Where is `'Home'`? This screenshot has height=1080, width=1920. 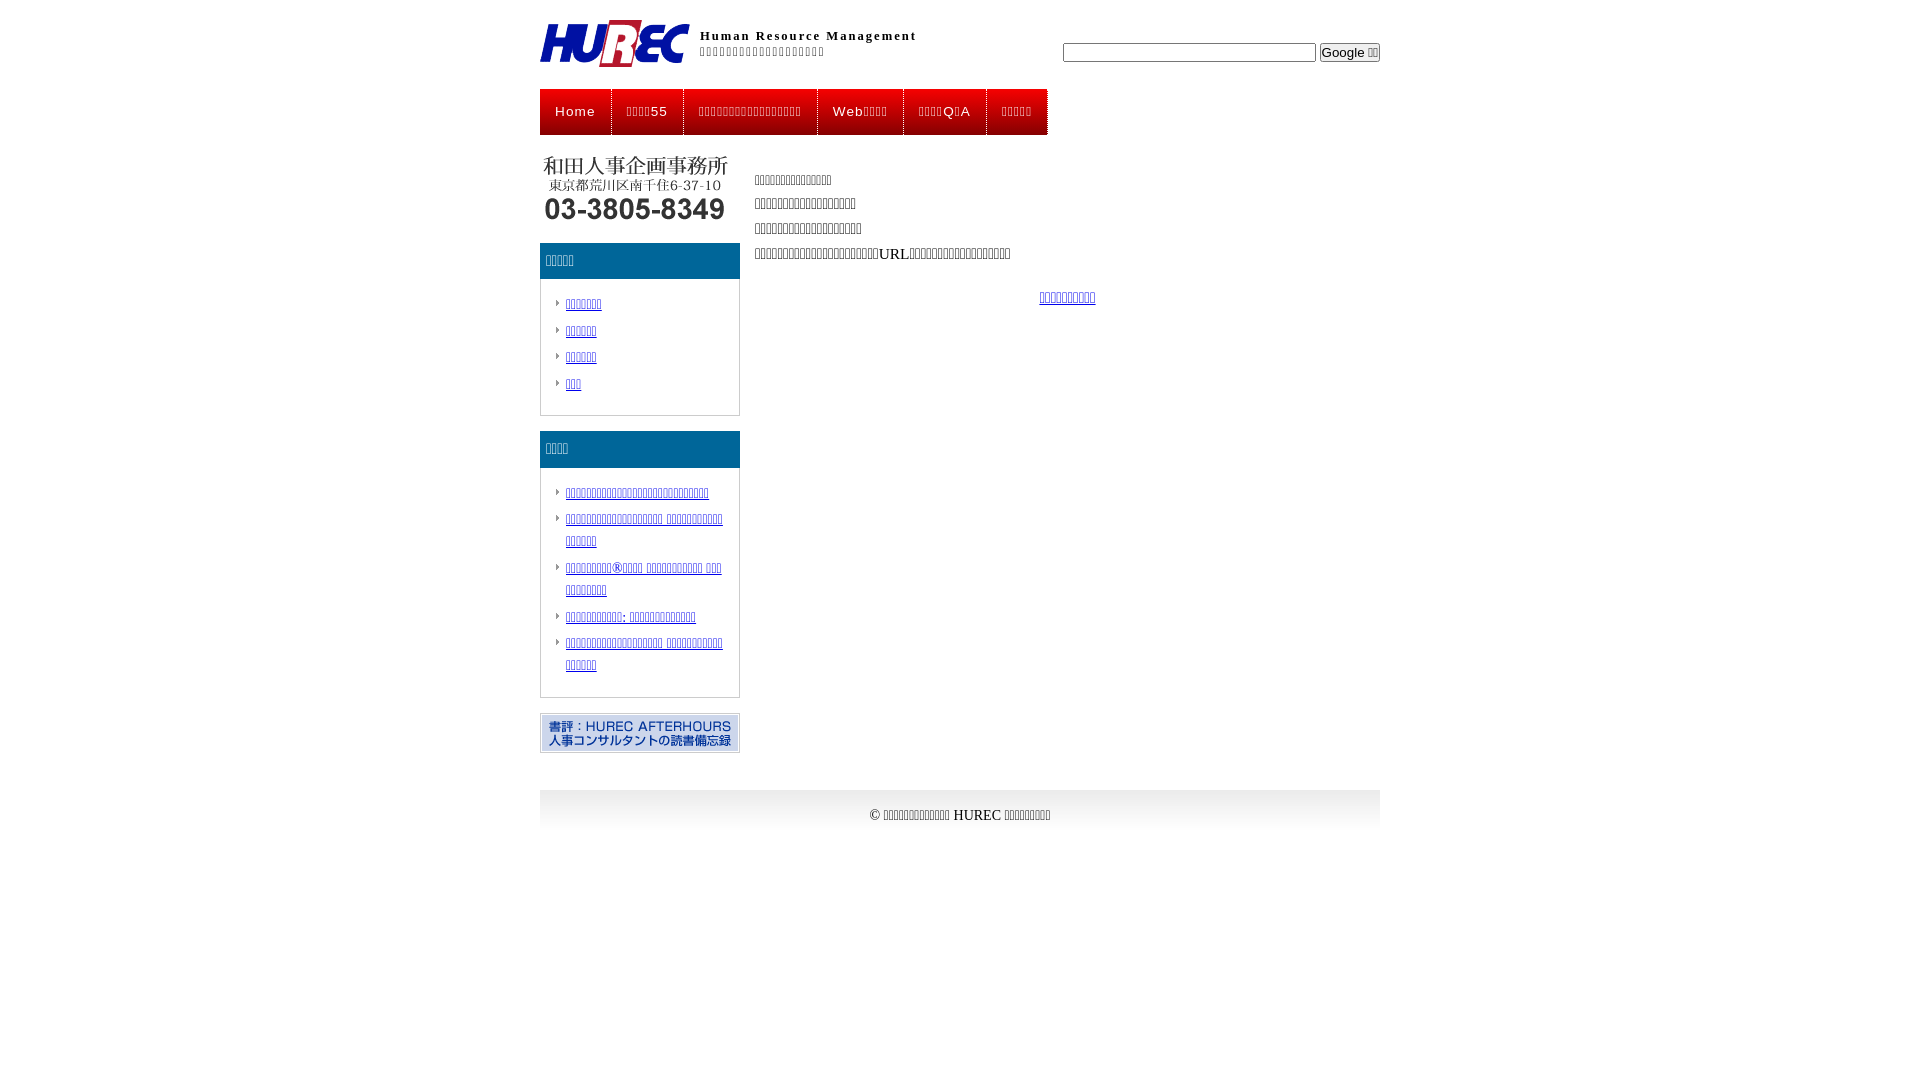
'Home' is located at coordinates (539, 111).